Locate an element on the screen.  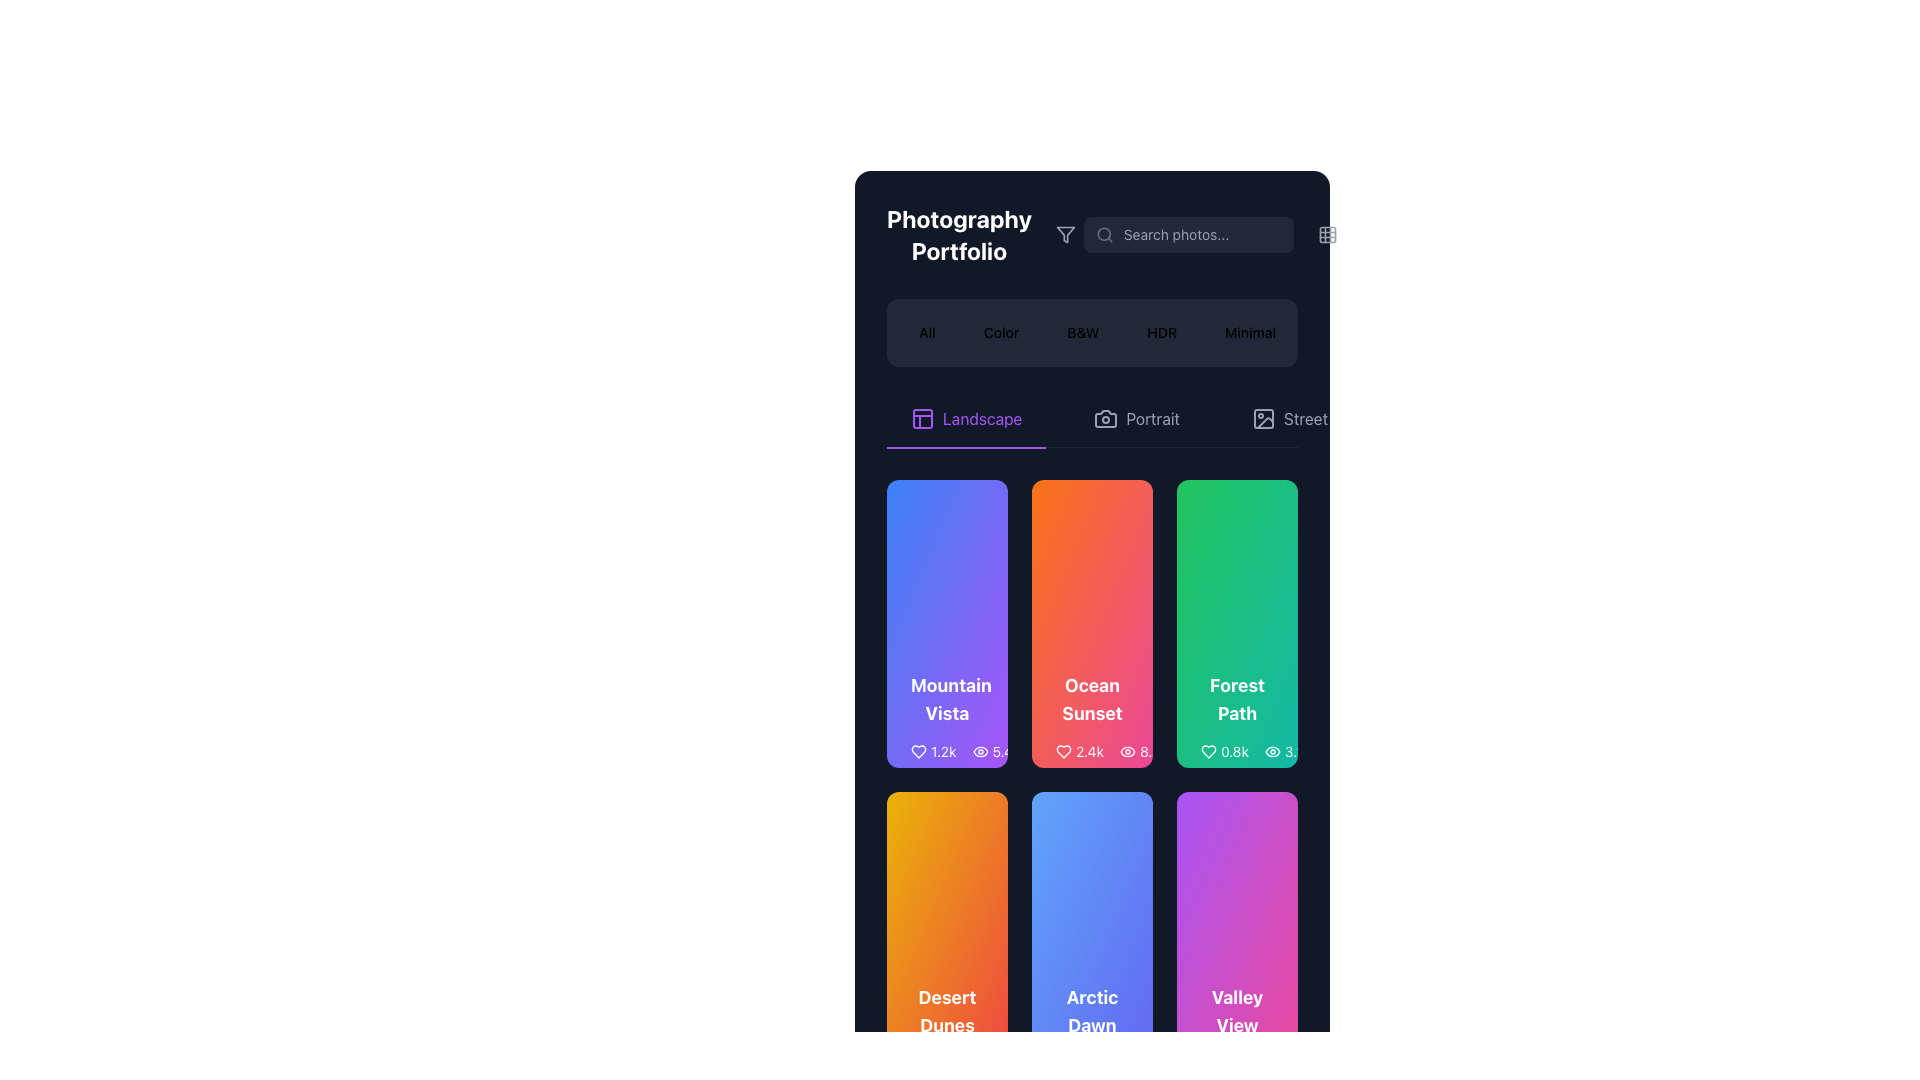
the second card titled 'Ocean Sunset' in the Landscape section is located at coordinates (1091, 623).